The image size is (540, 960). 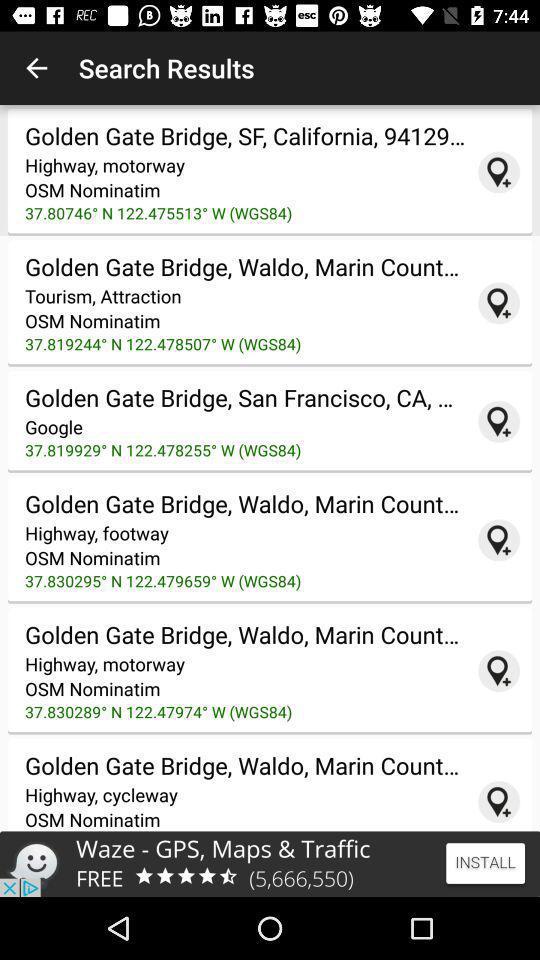 I want to click on link to map, so click(x=498, y=303).